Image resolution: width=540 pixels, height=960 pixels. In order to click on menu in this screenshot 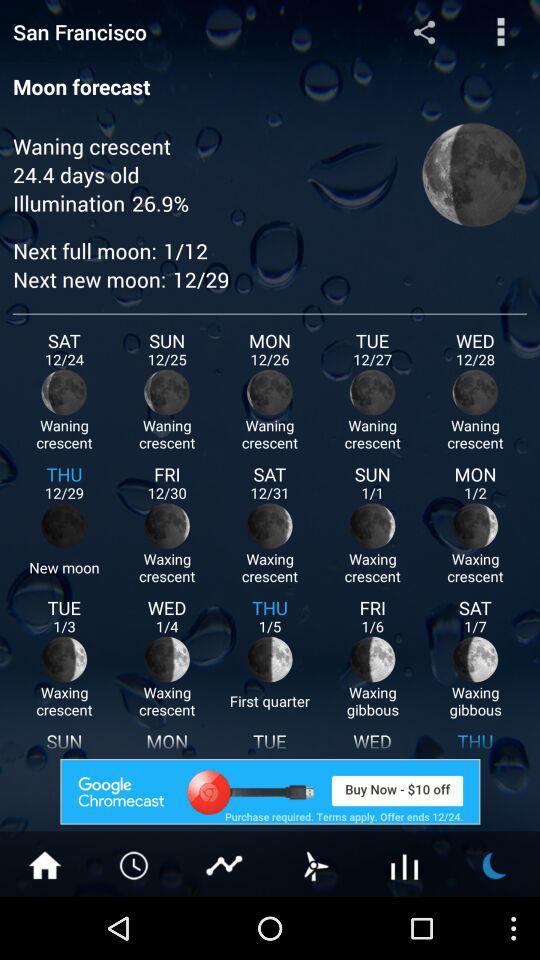, I will do `click(500, 30)`.